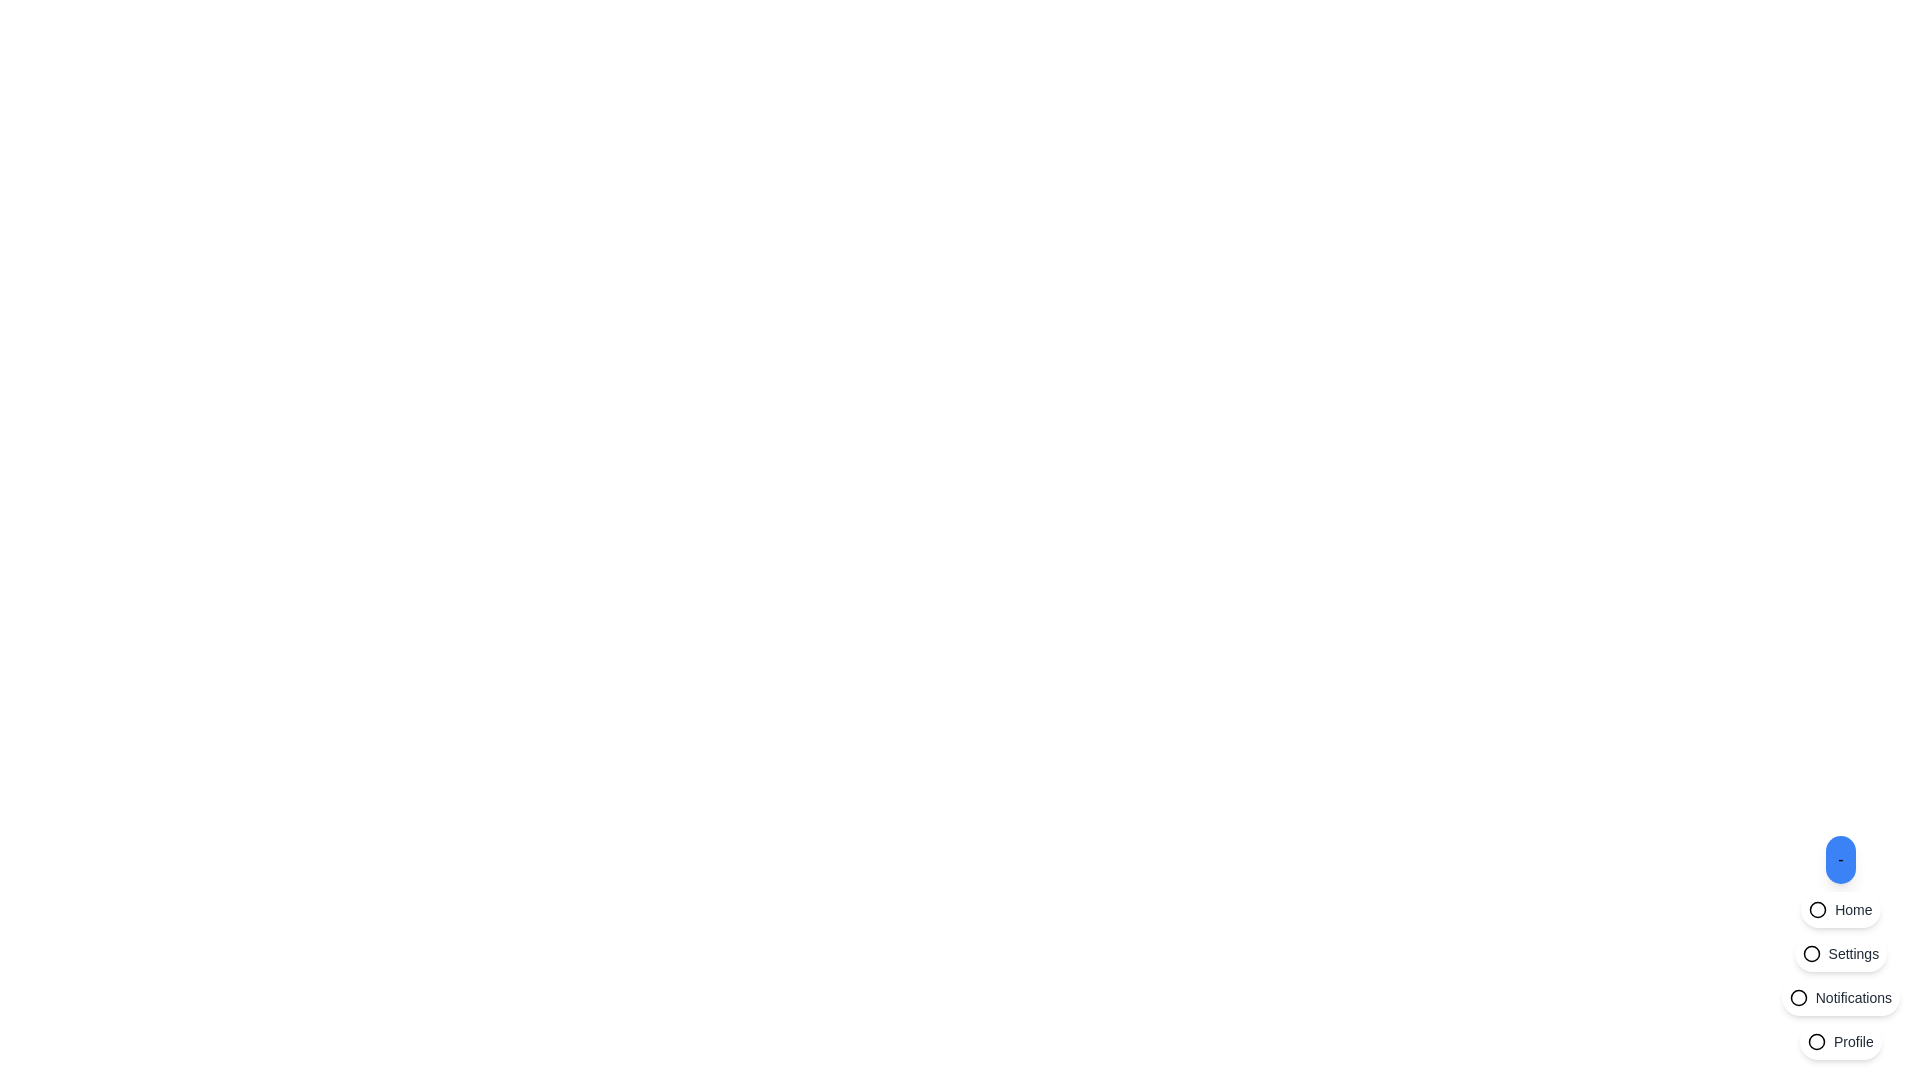 The height and width of the screenshot is (1080, 1920). Describe the element at coordinates (1839, 998) in the screenshot. I see `the rounded white button labeled 'Notifications' located at the bottom-right corner of the interface` at that location.